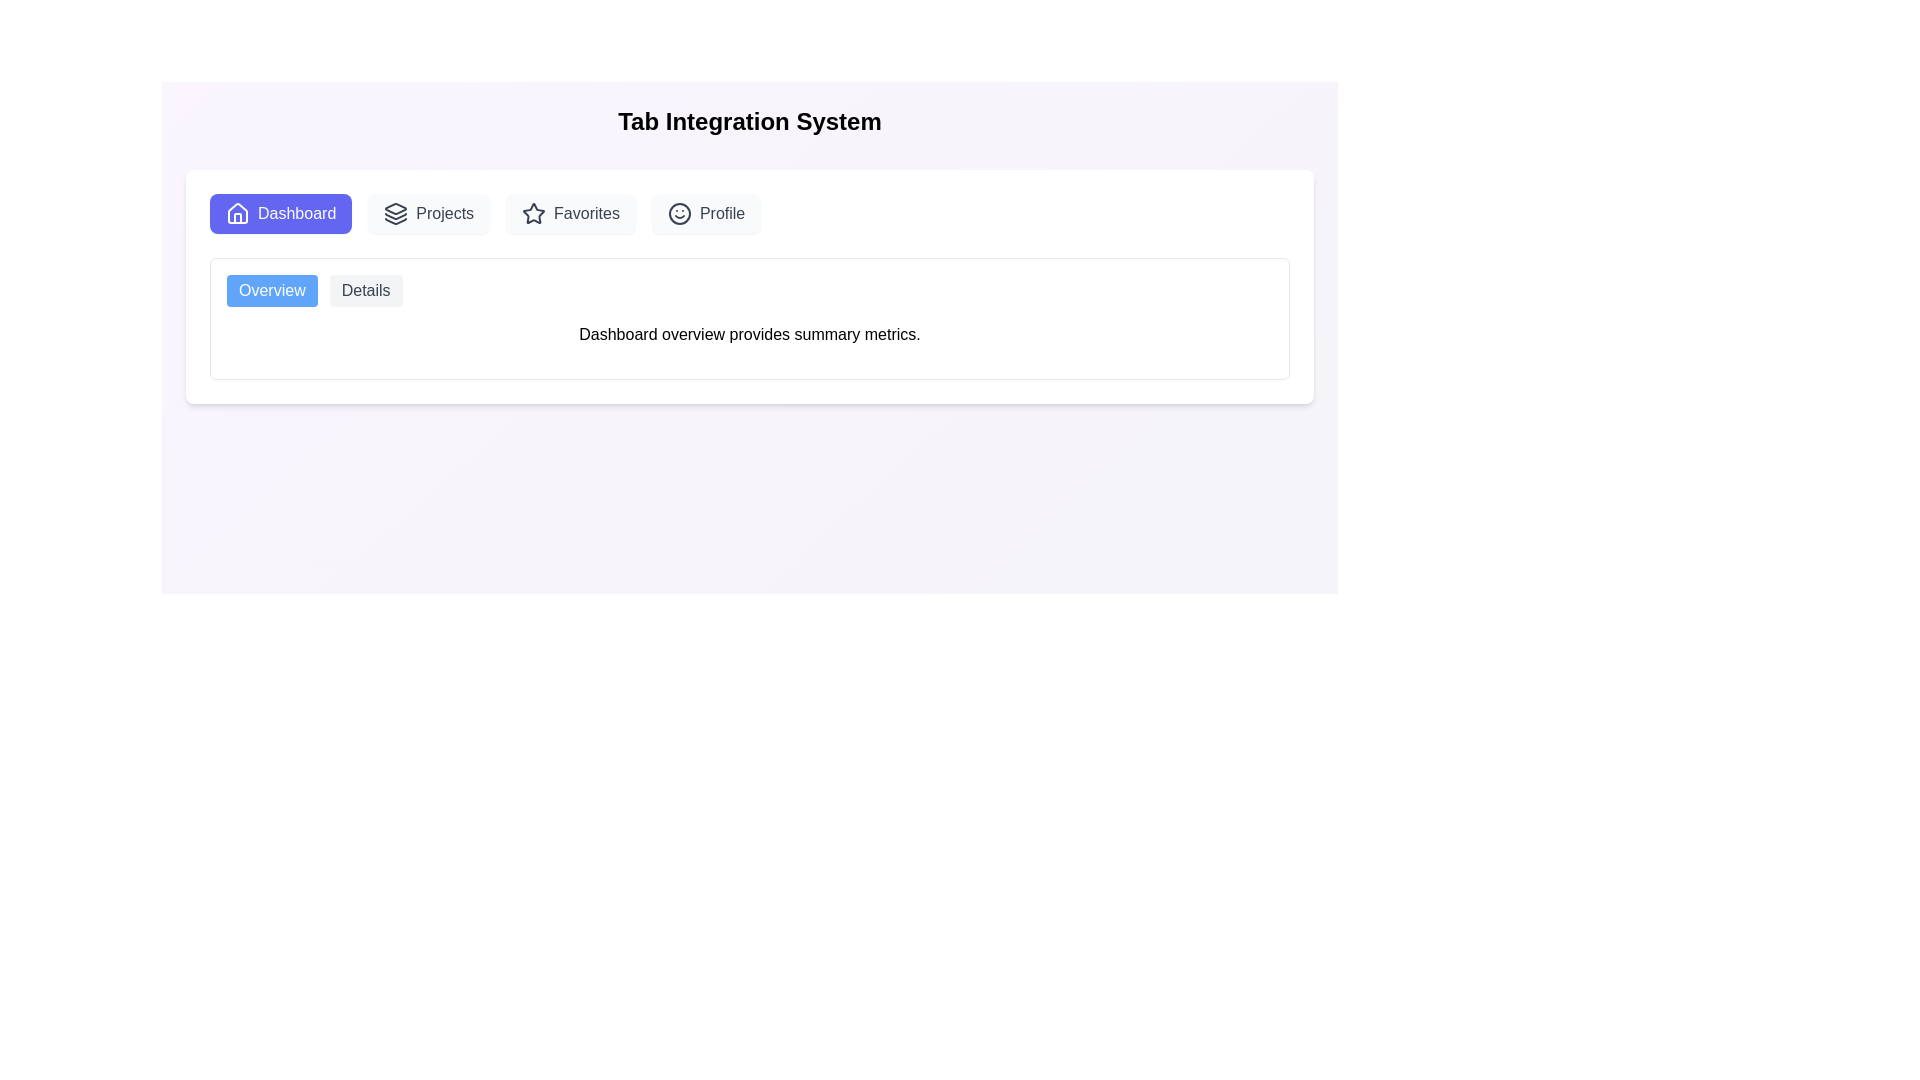 Image resolution: width=1920 pixels, height=1080 pixels. What do you see at coordinates (679, 213) in the screenshot?
I see `the circular smiling face icon located inside the 'Profile' button, which is the fourth button in the horizontal group at the top of the interface` at bounding box center [679, 213].